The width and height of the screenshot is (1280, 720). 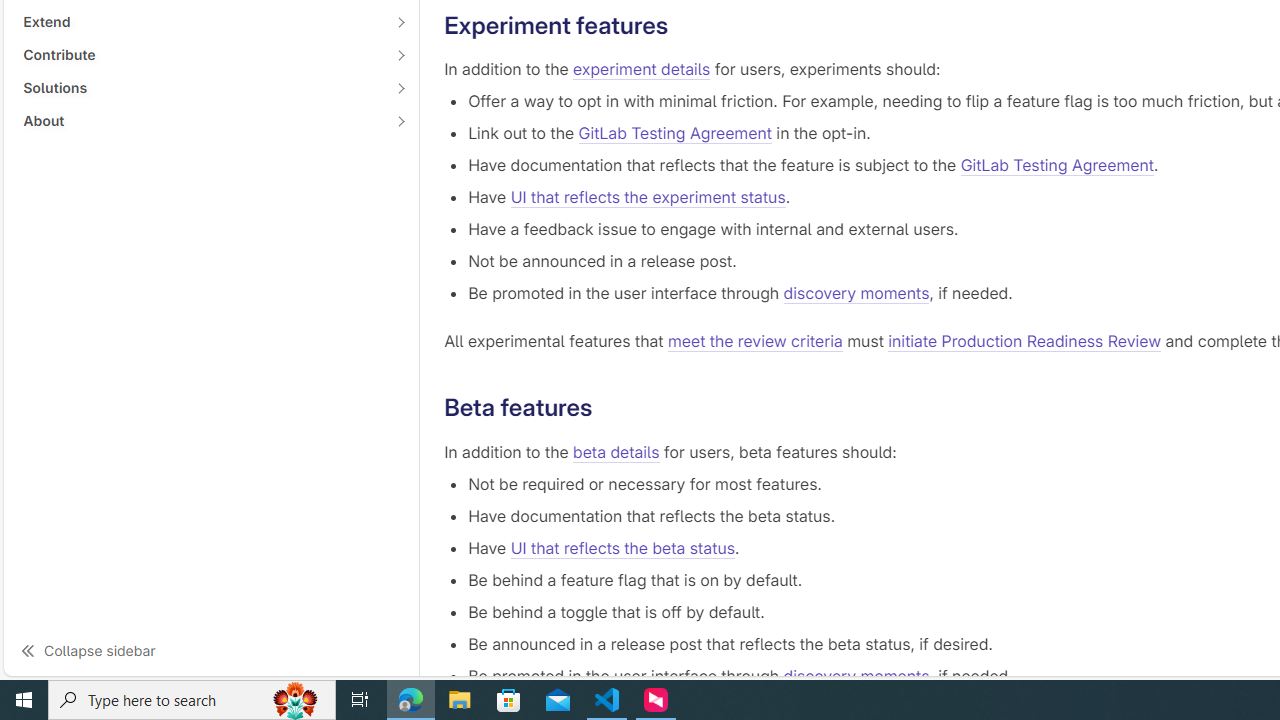 What do you see at coordinates (200, 21) in the screenshot?
I see `'Extend'` at bounding box center [200, 21].